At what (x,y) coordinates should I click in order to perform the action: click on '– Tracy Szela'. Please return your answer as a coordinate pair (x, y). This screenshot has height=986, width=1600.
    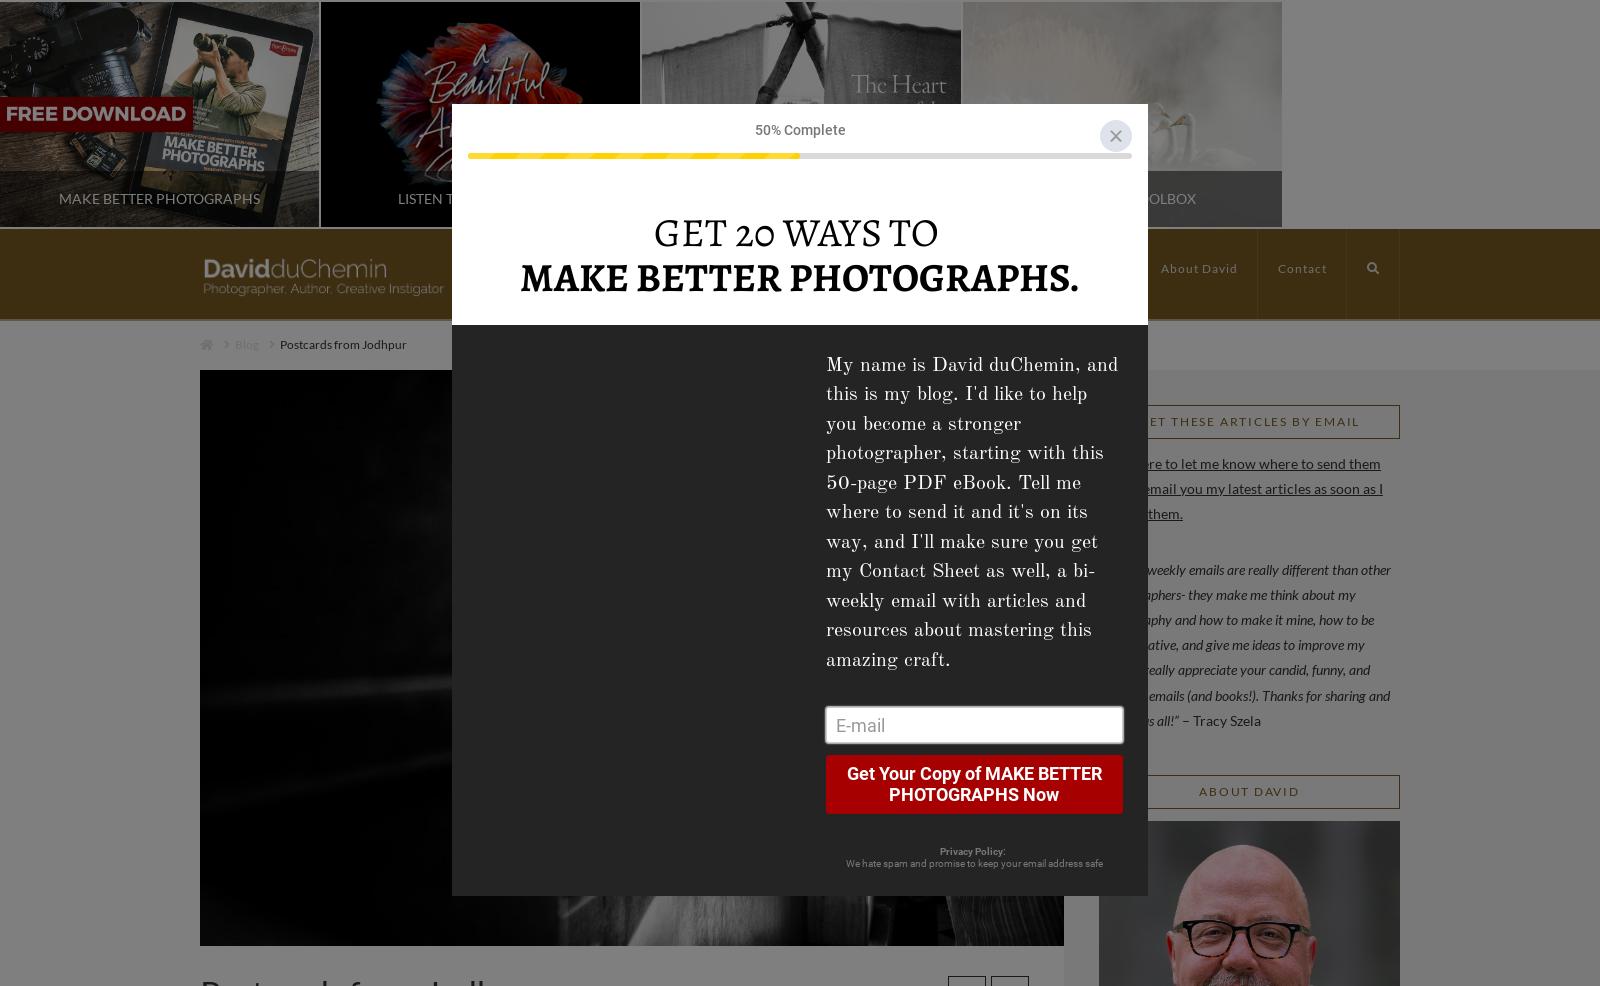
    Looking at the image, I should click on (1219, 718).